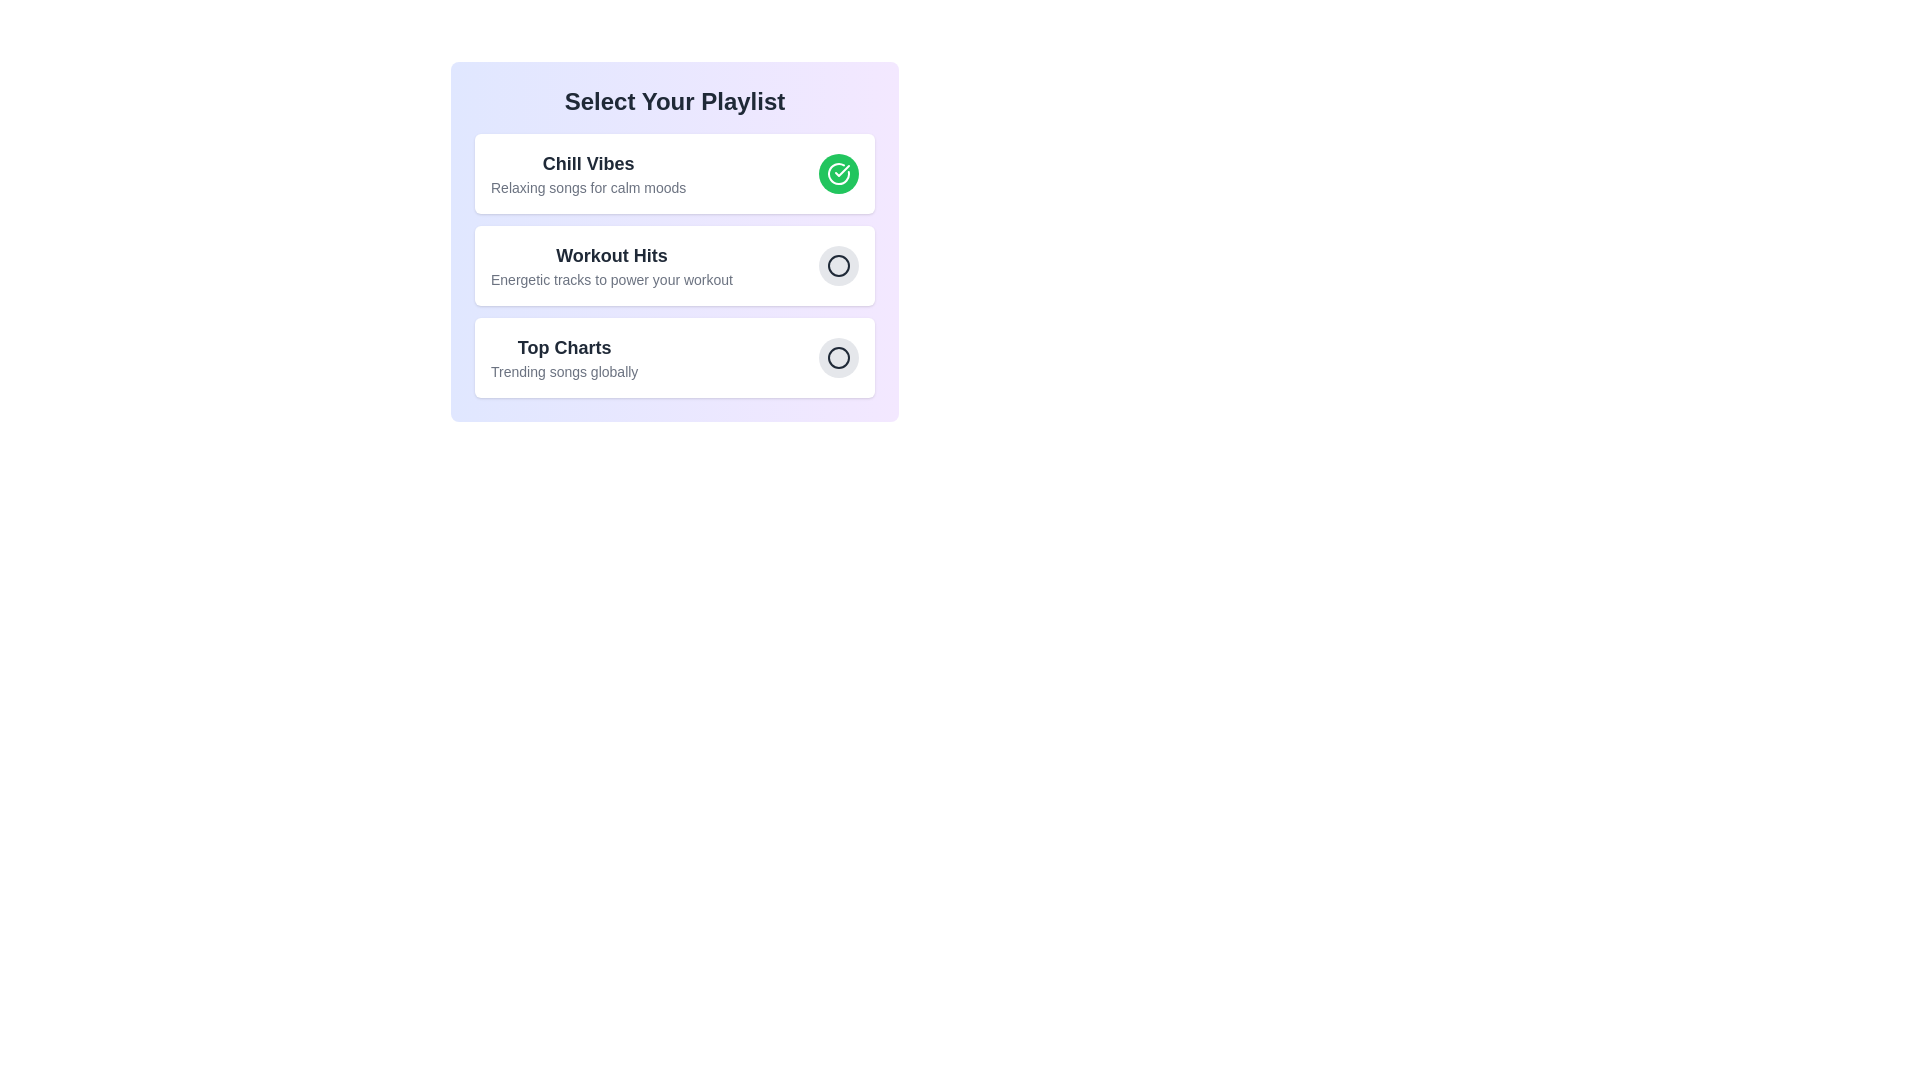 The width and height of the screenshot is (1920, 1080). Describe the element at coordinates (610, 254) in the screenshot. I see `the title text of the playlist Workout Hits` at that location.